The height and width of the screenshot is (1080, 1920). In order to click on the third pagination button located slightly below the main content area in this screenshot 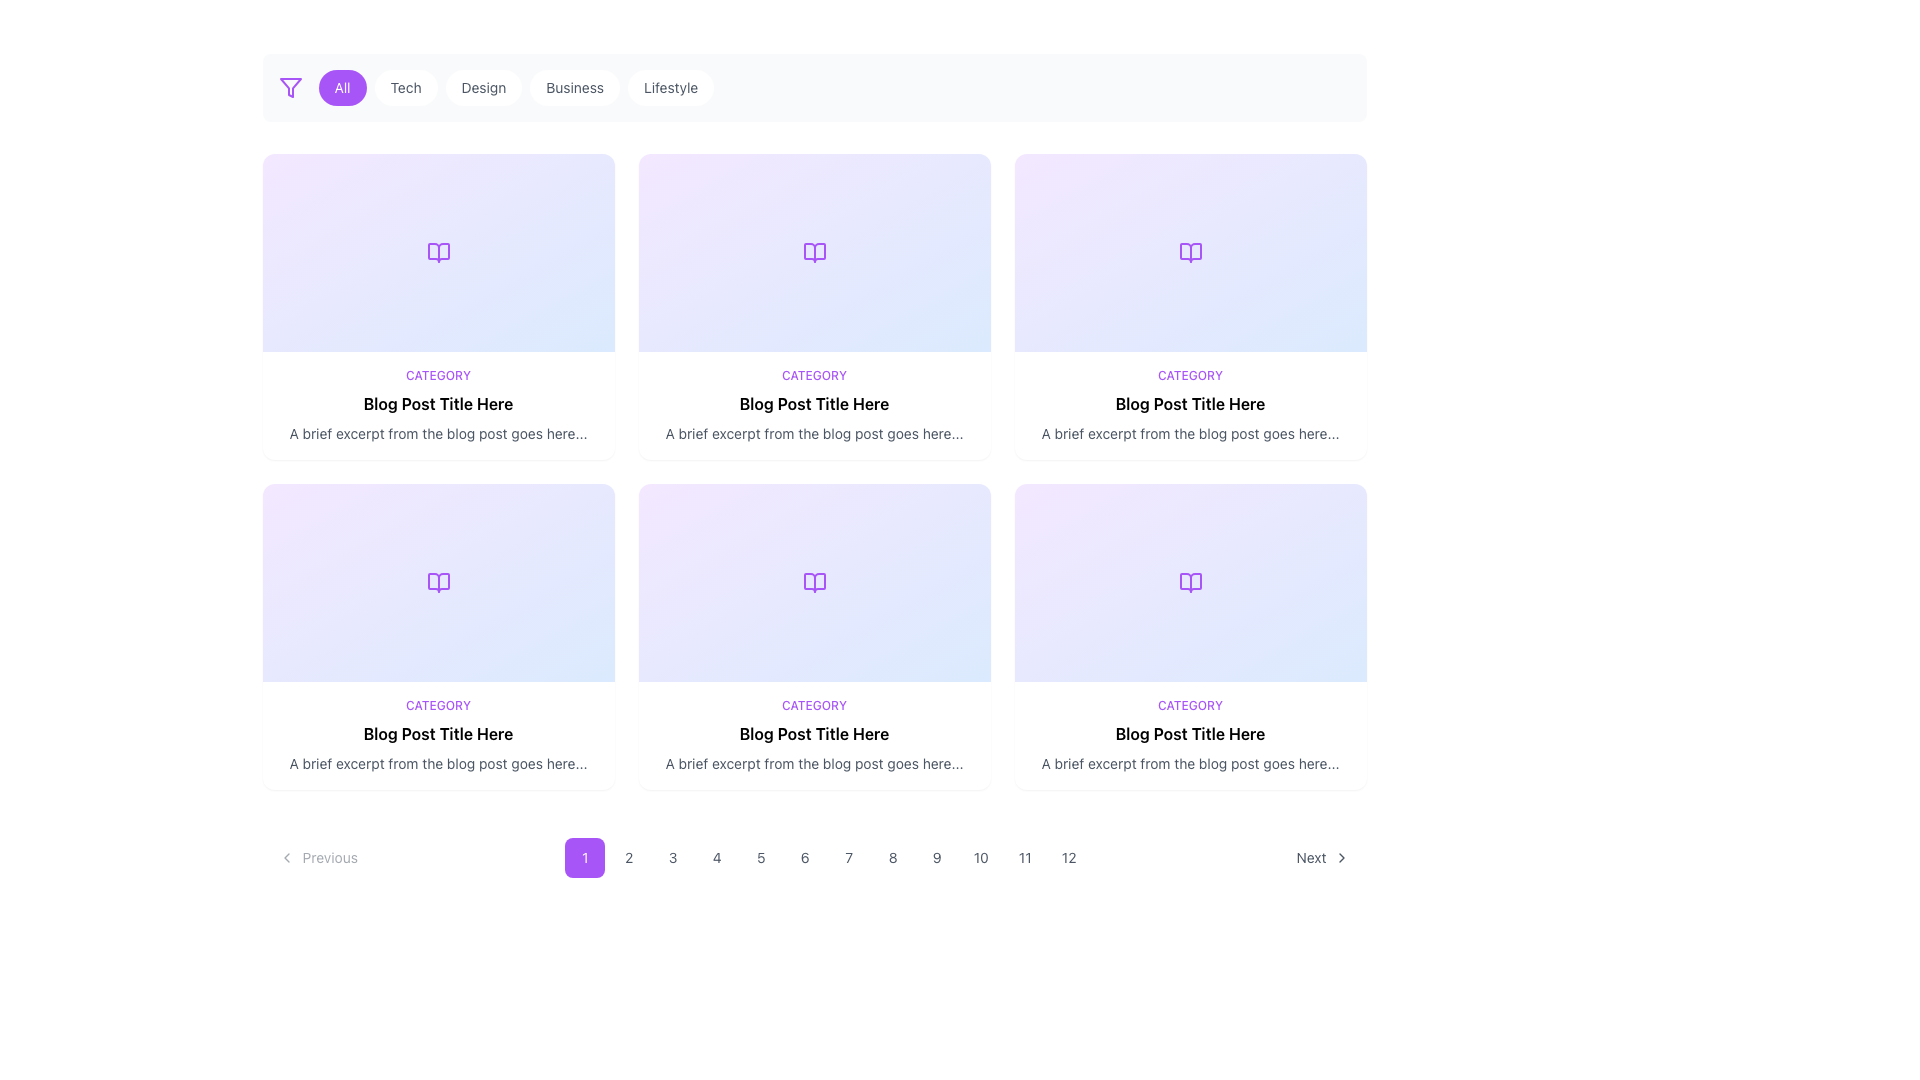, I will do `click(673, 856)`.